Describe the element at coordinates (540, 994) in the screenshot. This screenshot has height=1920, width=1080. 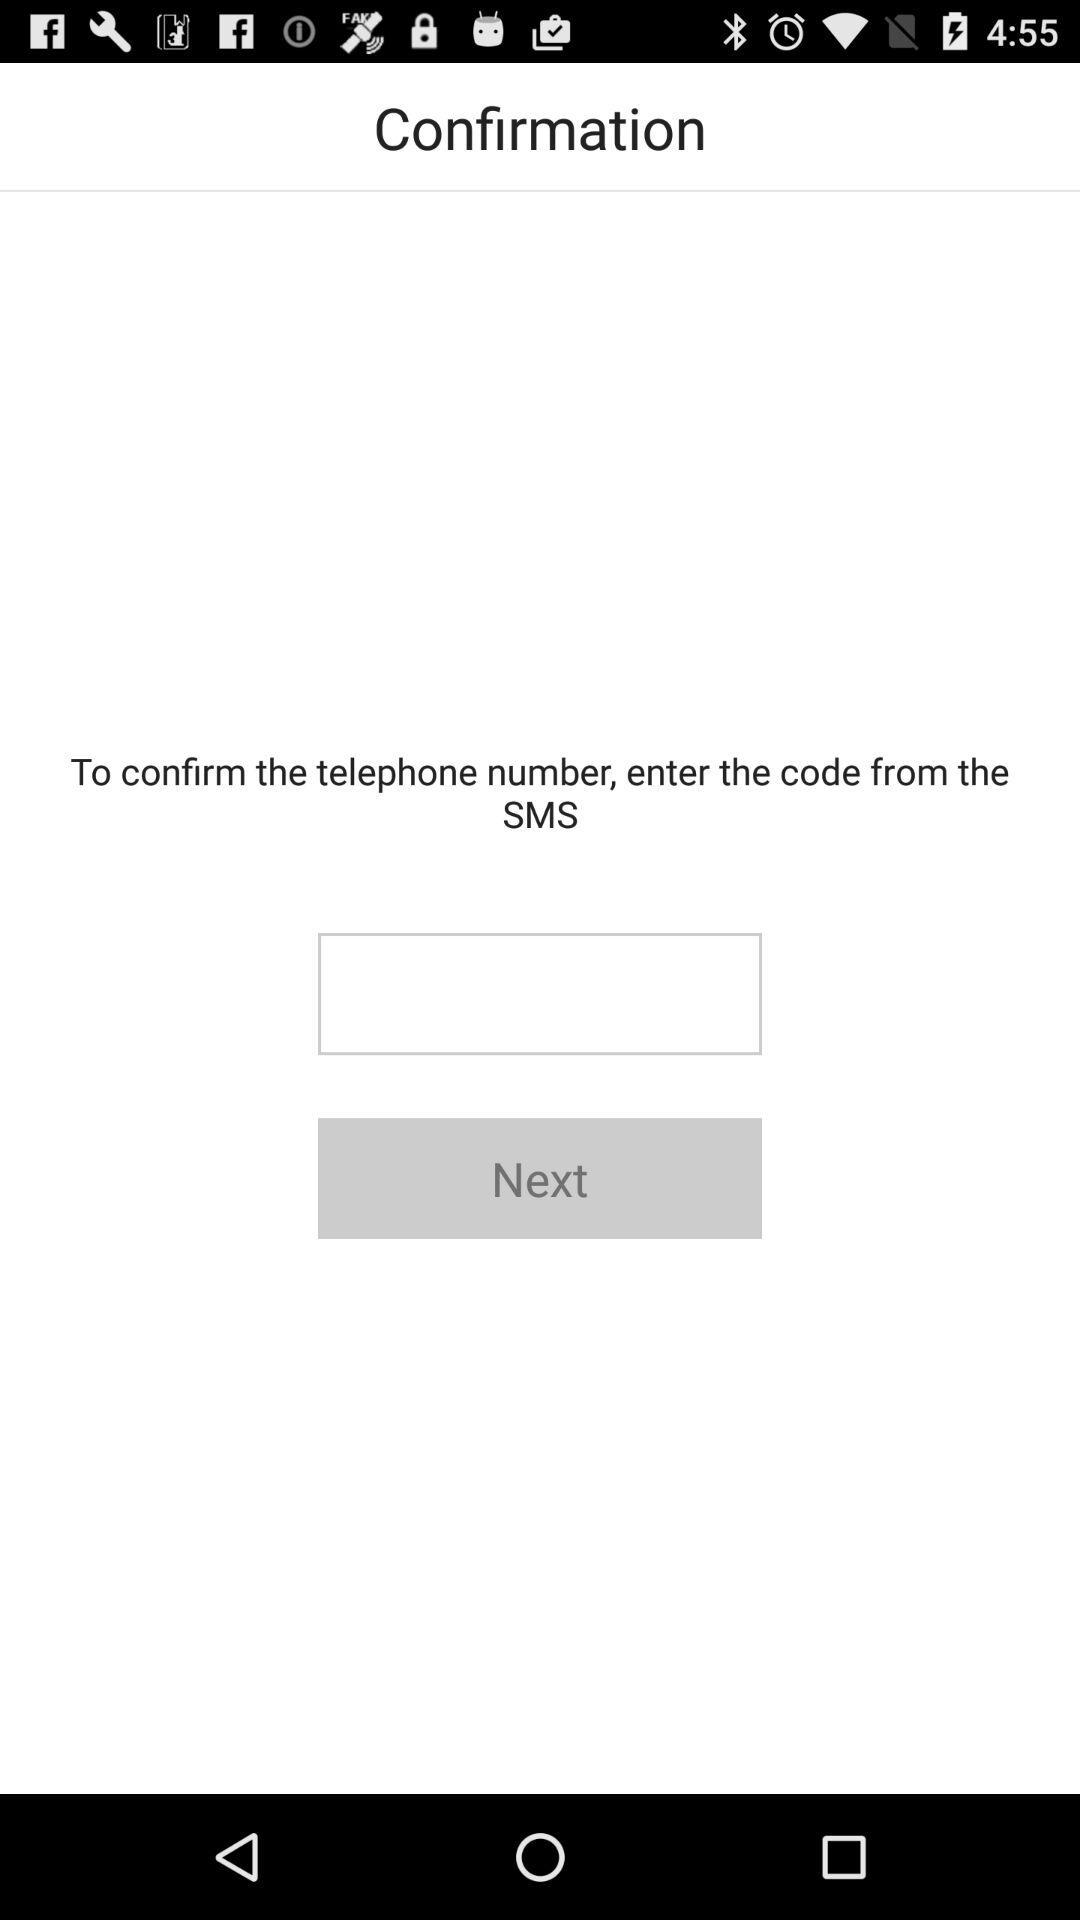
I see `item above next item` at that location.